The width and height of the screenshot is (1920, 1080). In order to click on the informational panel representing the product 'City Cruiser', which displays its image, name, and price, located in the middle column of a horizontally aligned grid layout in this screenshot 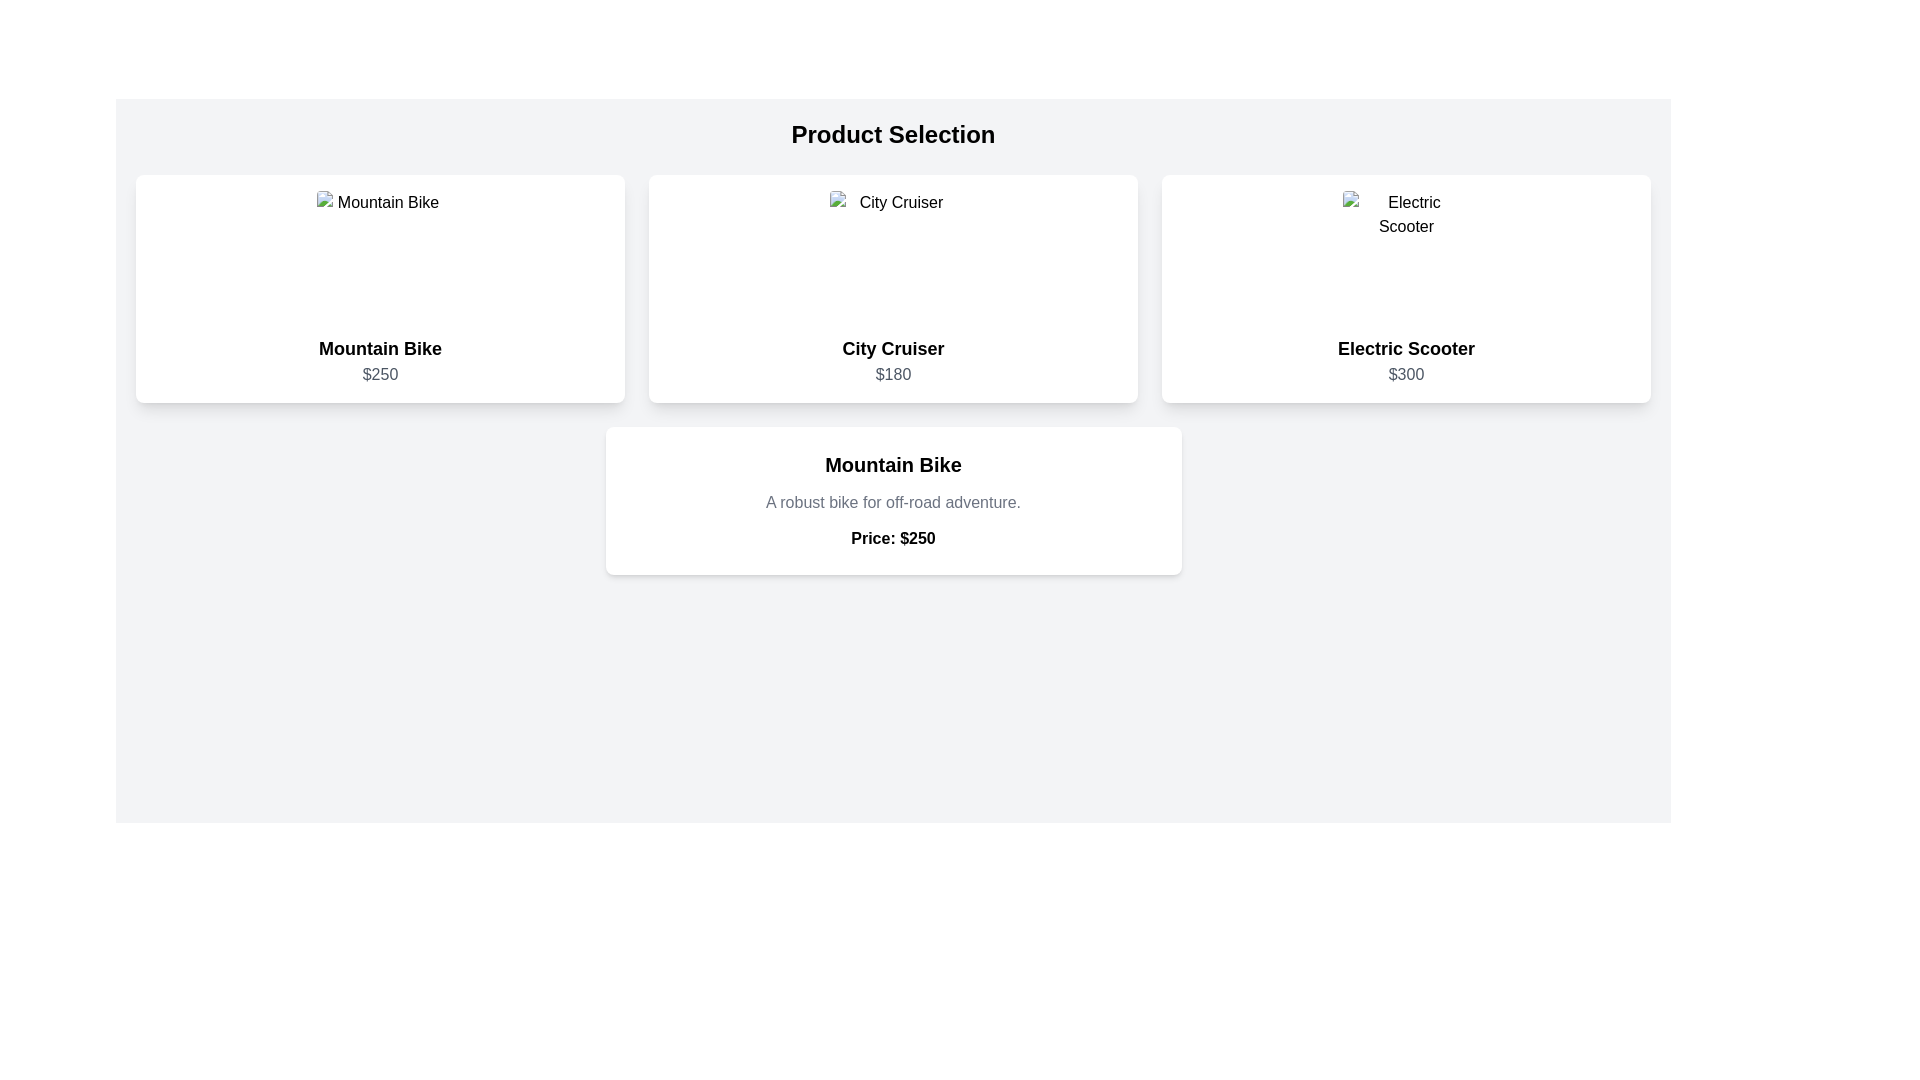, I will do `click(892, 289)`.